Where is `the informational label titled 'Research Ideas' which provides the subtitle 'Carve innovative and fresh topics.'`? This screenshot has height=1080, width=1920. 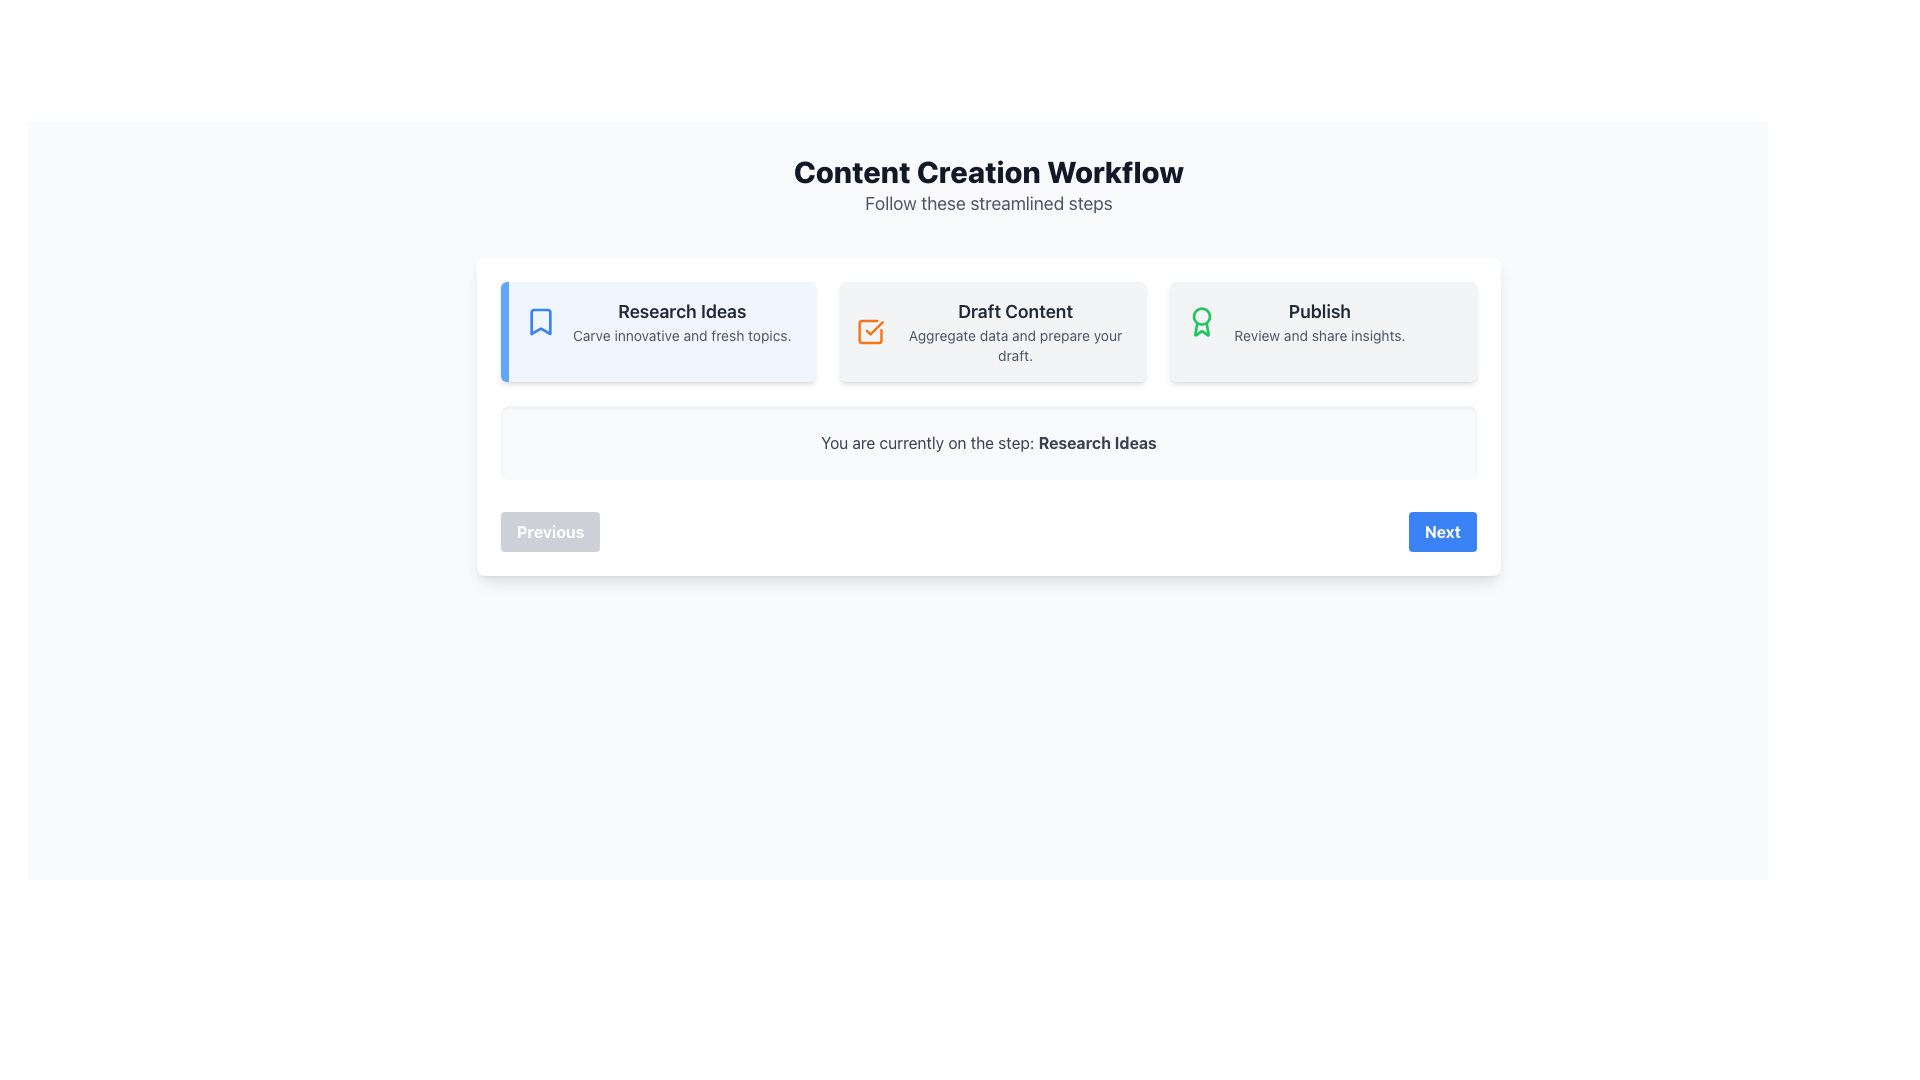 the informational label titled 'Research Ideas' which provides the subtitle 'Carve innovative and fresh topics.' is located at coordinates (682, 320).